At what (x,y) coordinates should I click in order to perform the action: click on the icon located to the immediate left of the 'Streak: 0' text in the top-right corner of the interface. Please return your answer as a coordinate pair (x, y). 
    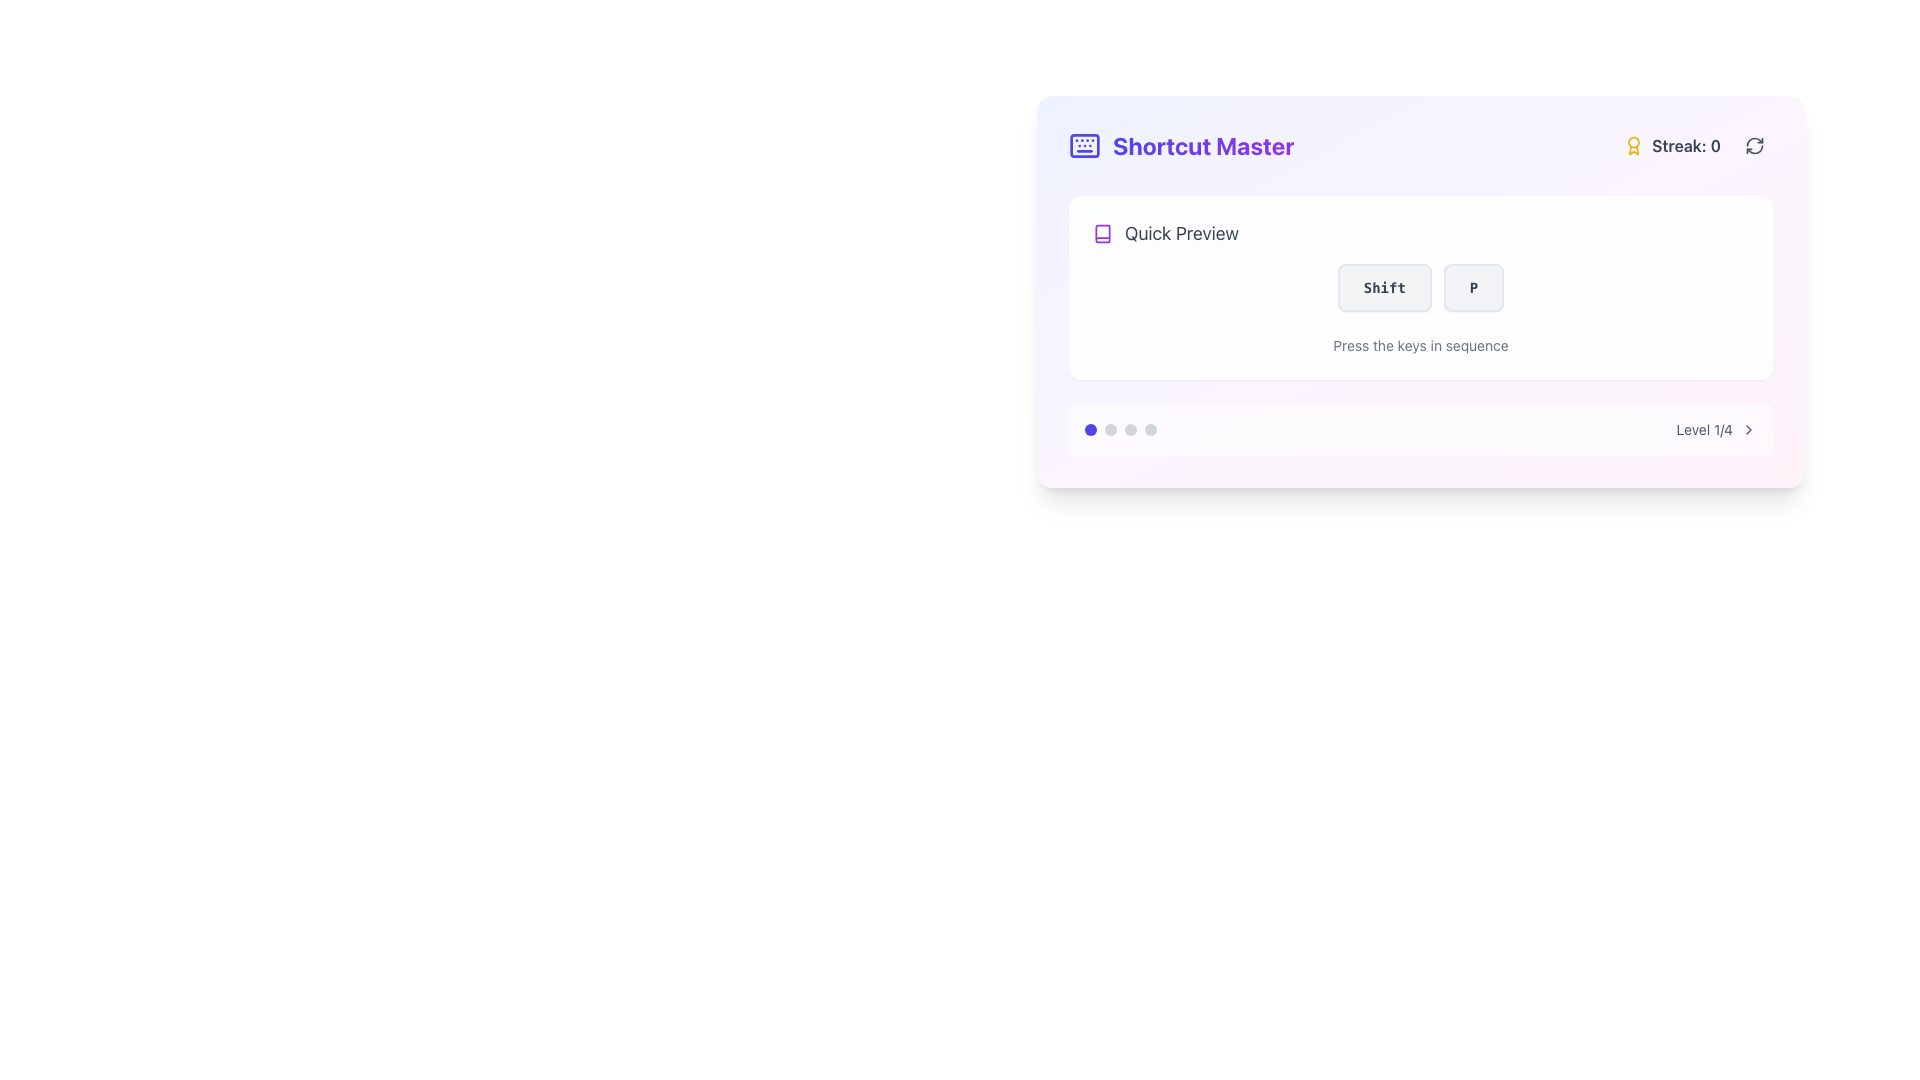
    Looking at the image, I should click on (1634, 145).